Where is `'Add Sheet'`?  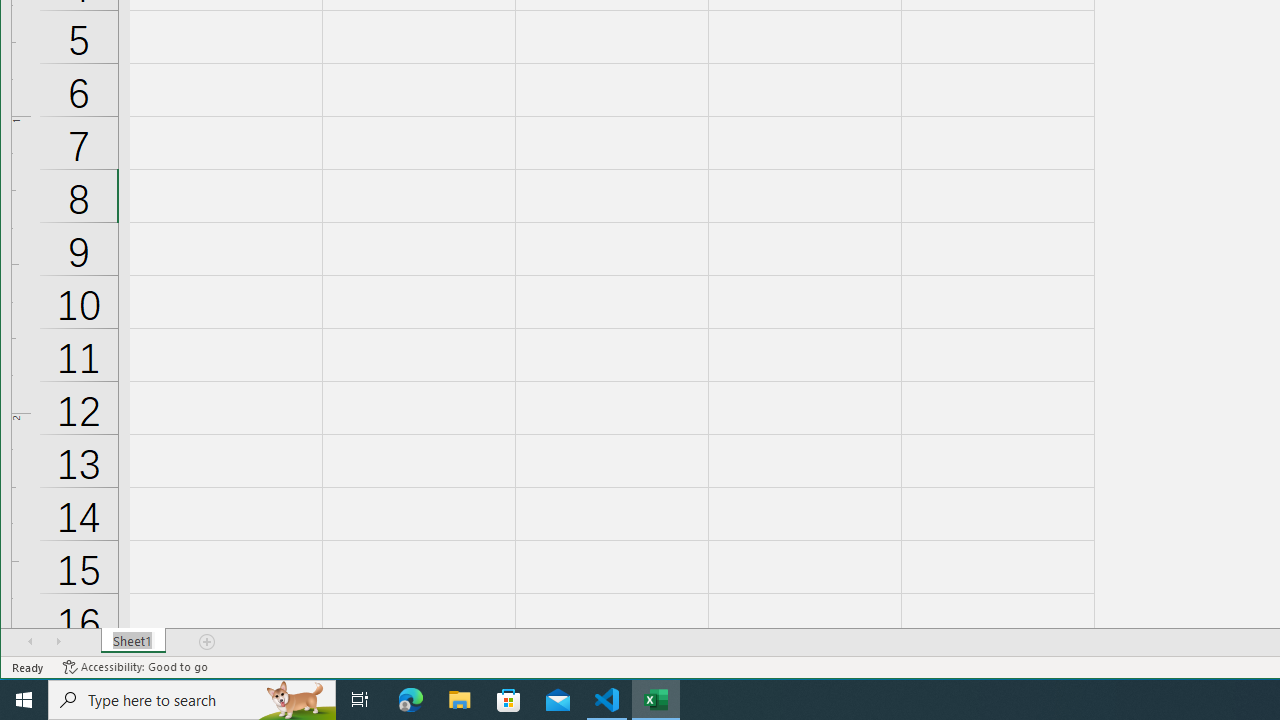 'Add Sheet' is located at coordinates (208, 641).